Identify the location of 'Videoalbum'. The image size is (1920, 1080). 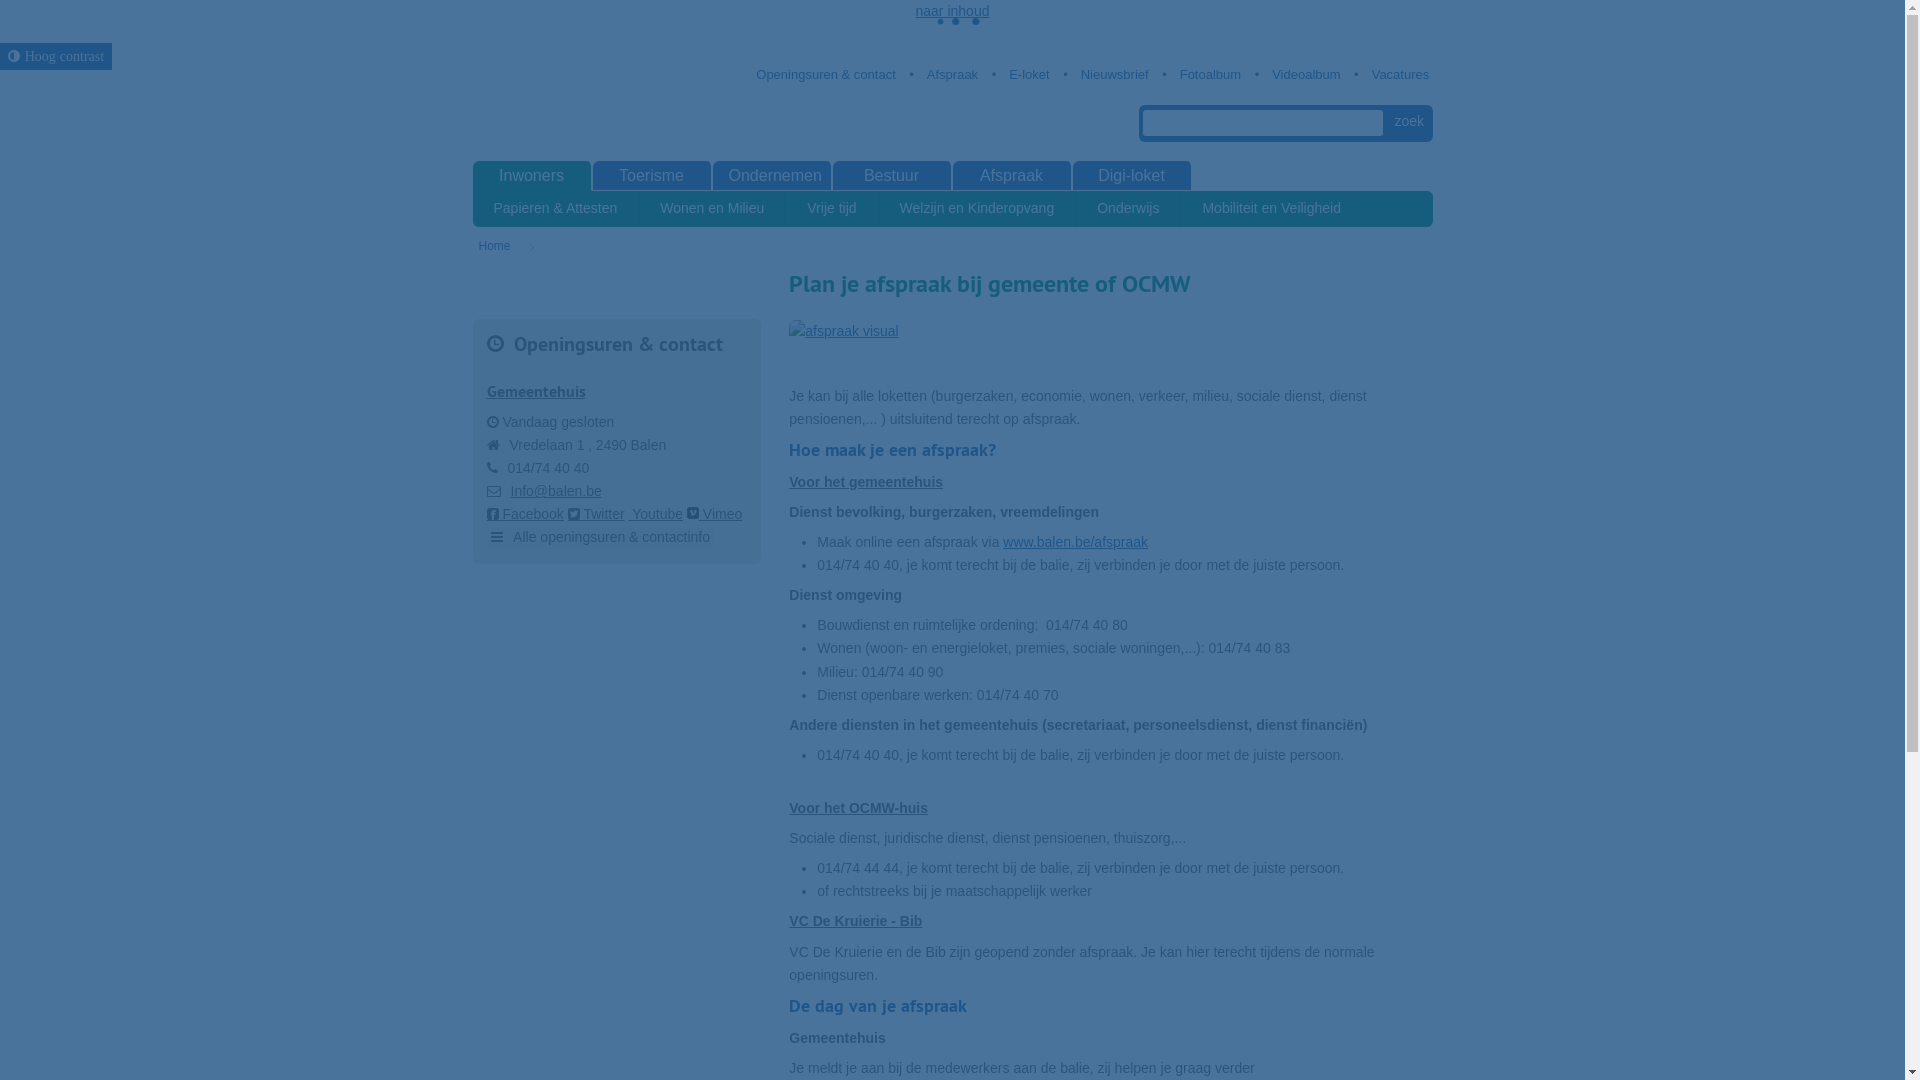
(1296, 73).